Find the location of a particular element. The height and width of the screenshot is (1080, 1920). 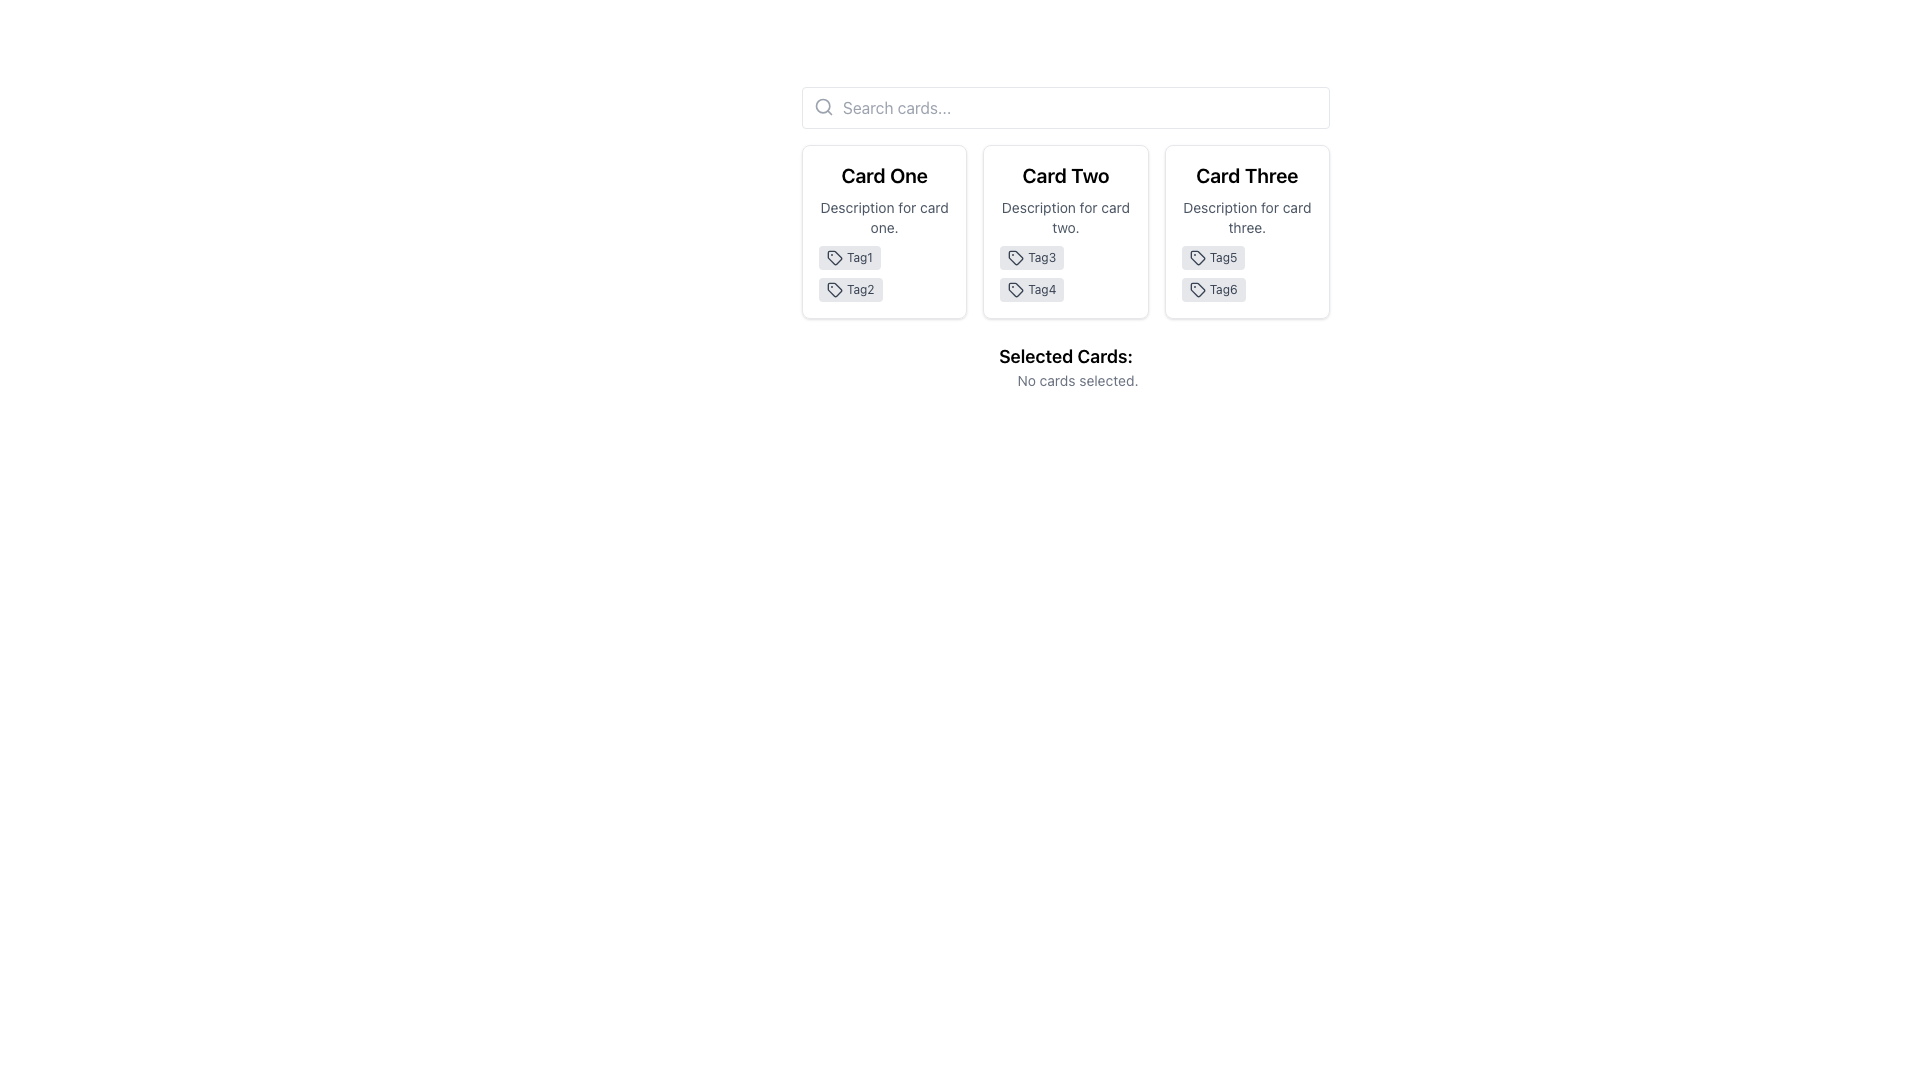

the text label displaying 'Description for card one.' which is located in the middle section of the first card labeled 'Card One.' is located at coordinates (883, 218).